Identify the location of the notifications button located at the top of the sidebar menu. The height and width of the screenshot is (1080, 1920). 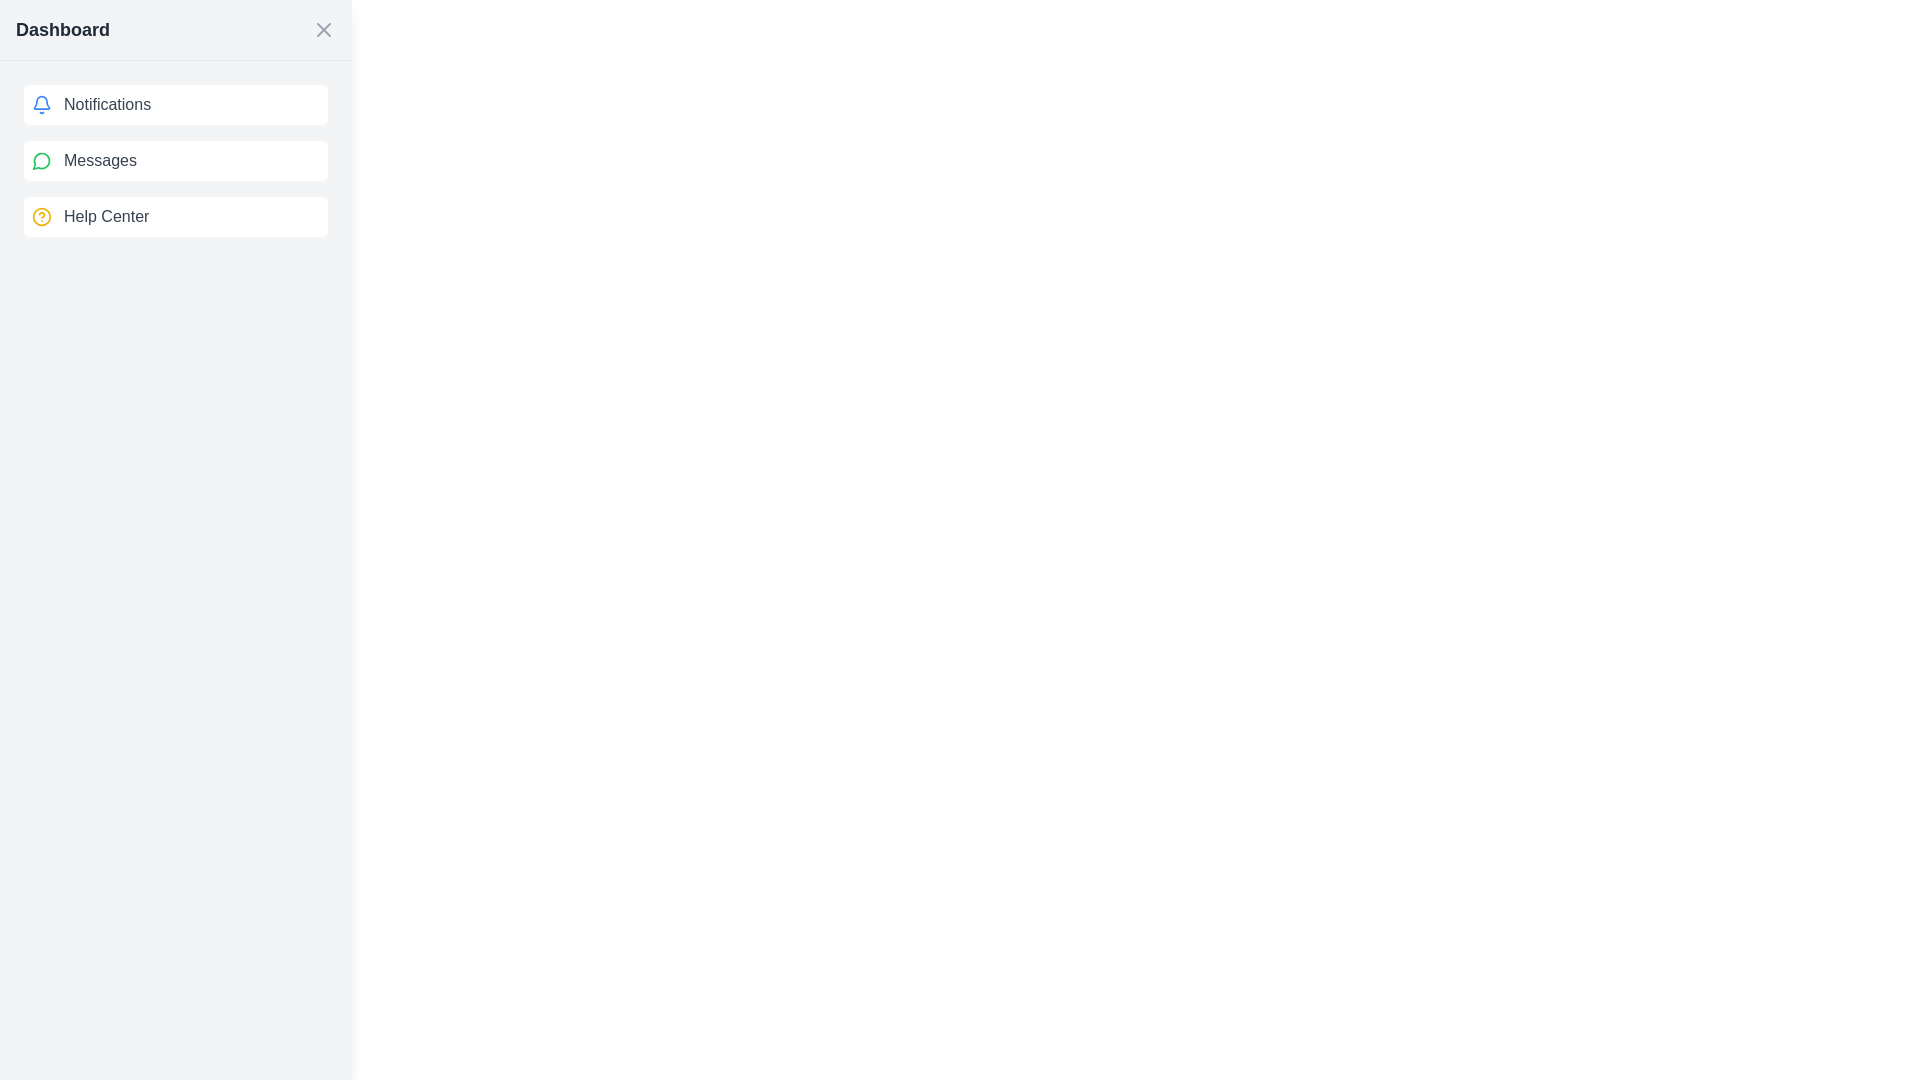
(176, 104).